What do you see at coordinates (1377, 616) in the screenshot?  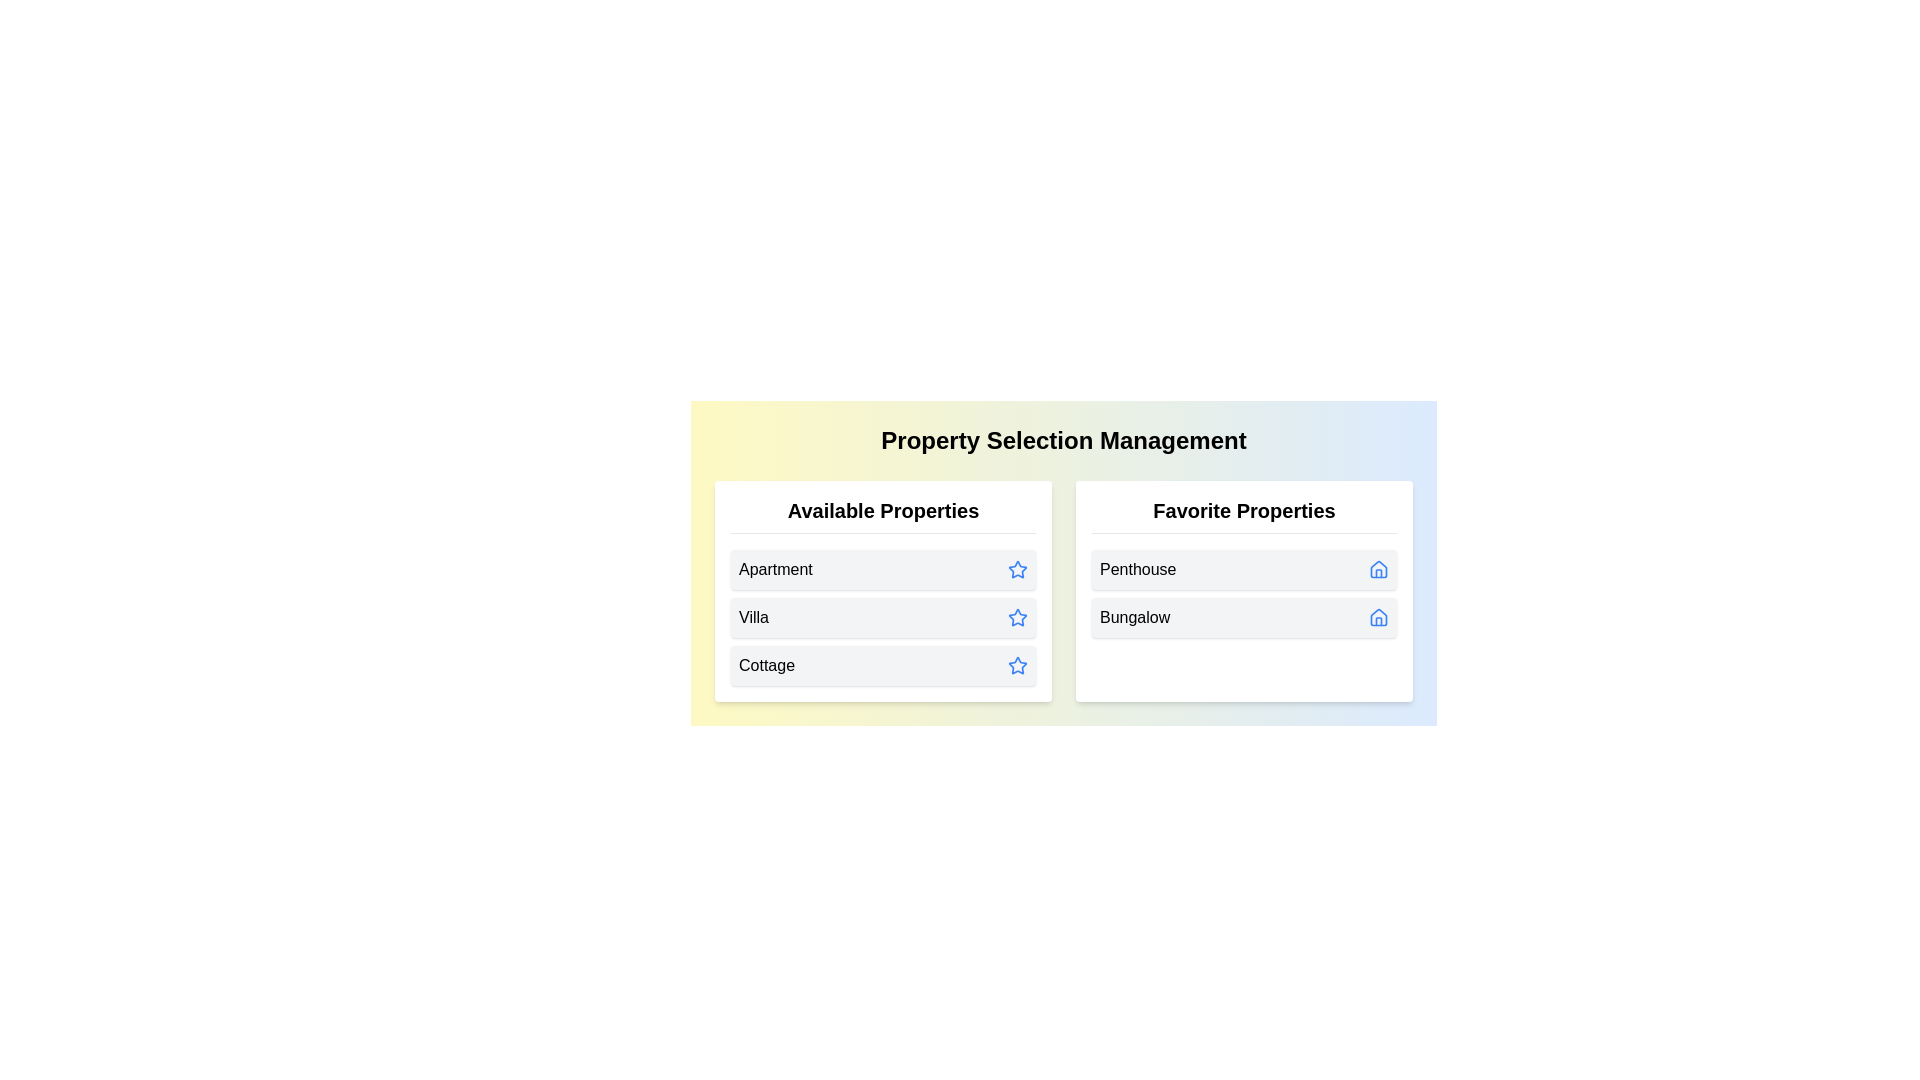 I see `the home icon next to the property Bungalow in the 'Favorite Properties' list to transfer it to 'Available Properties'` at bounding box center [1377, 616].